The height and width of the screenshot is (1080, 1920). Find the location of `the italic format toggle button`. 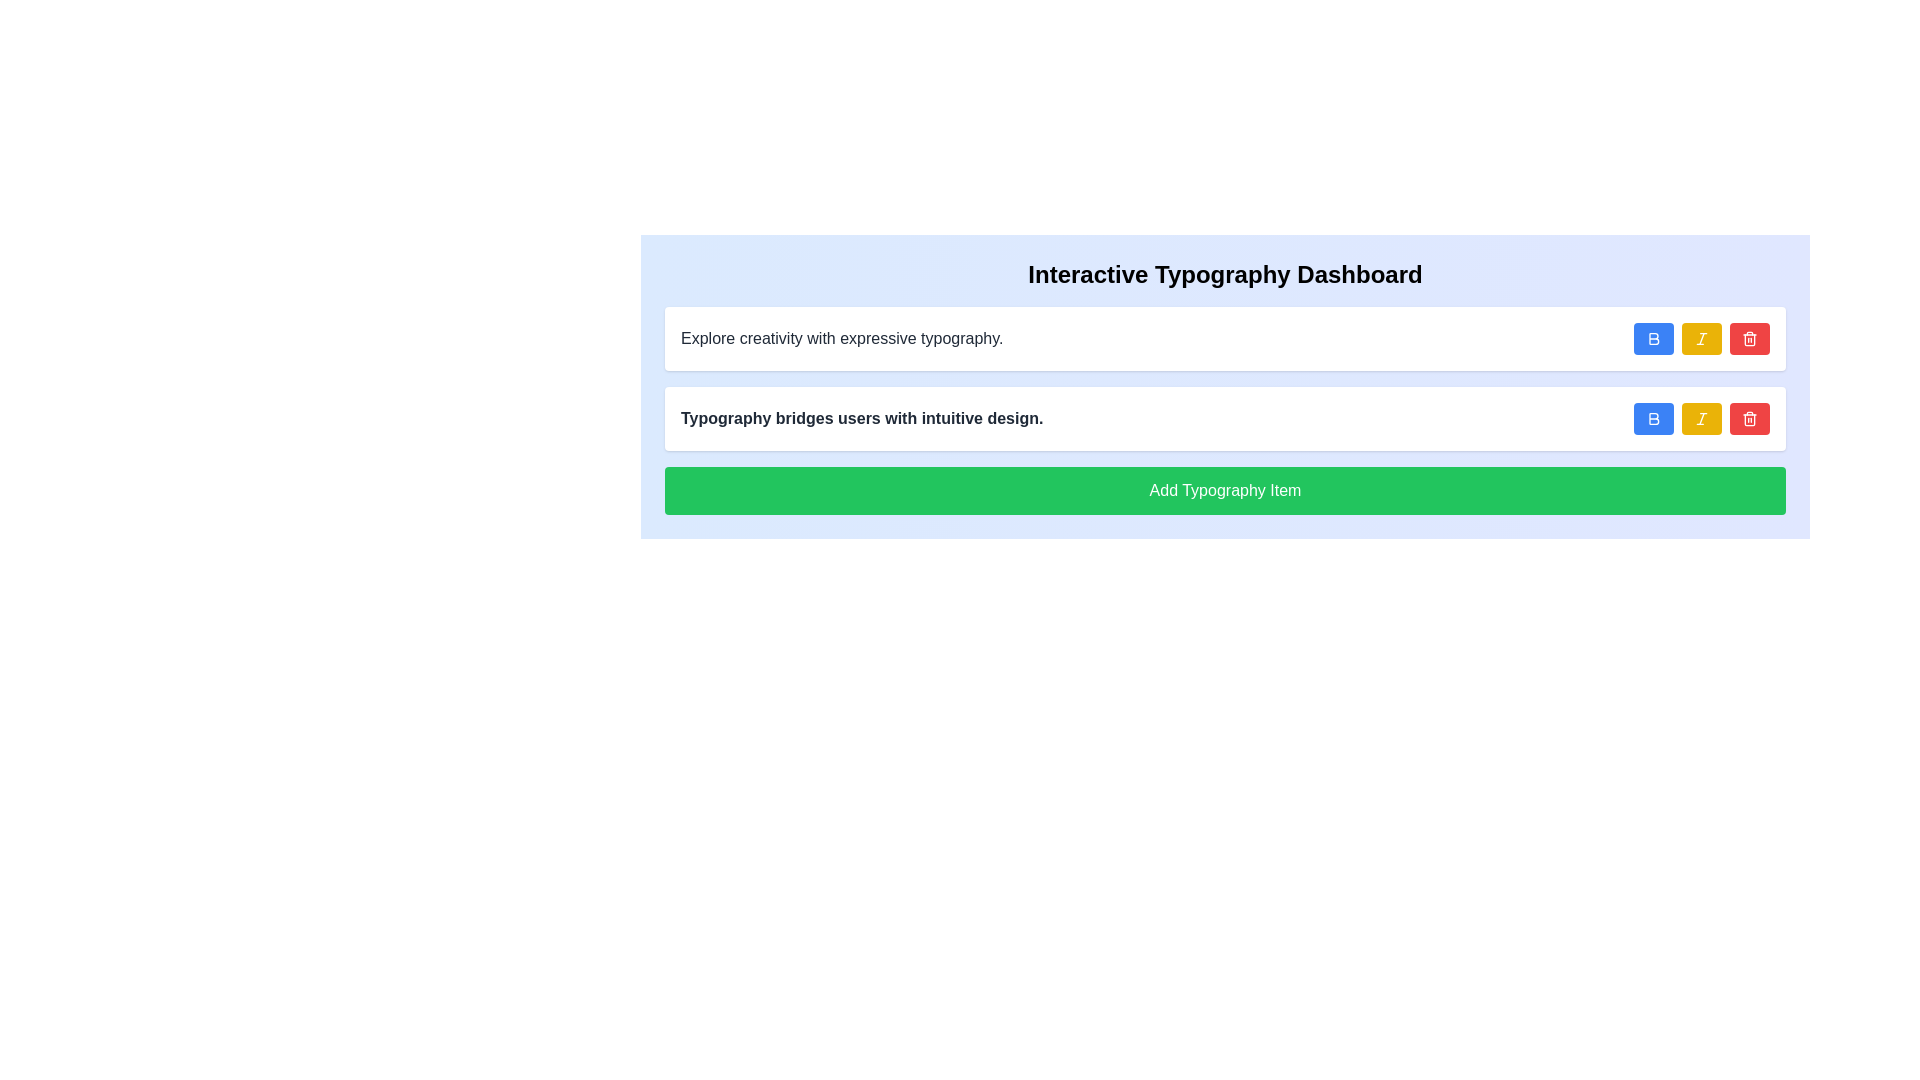

the italic format toggle button is located at coordinates (1701, 338).